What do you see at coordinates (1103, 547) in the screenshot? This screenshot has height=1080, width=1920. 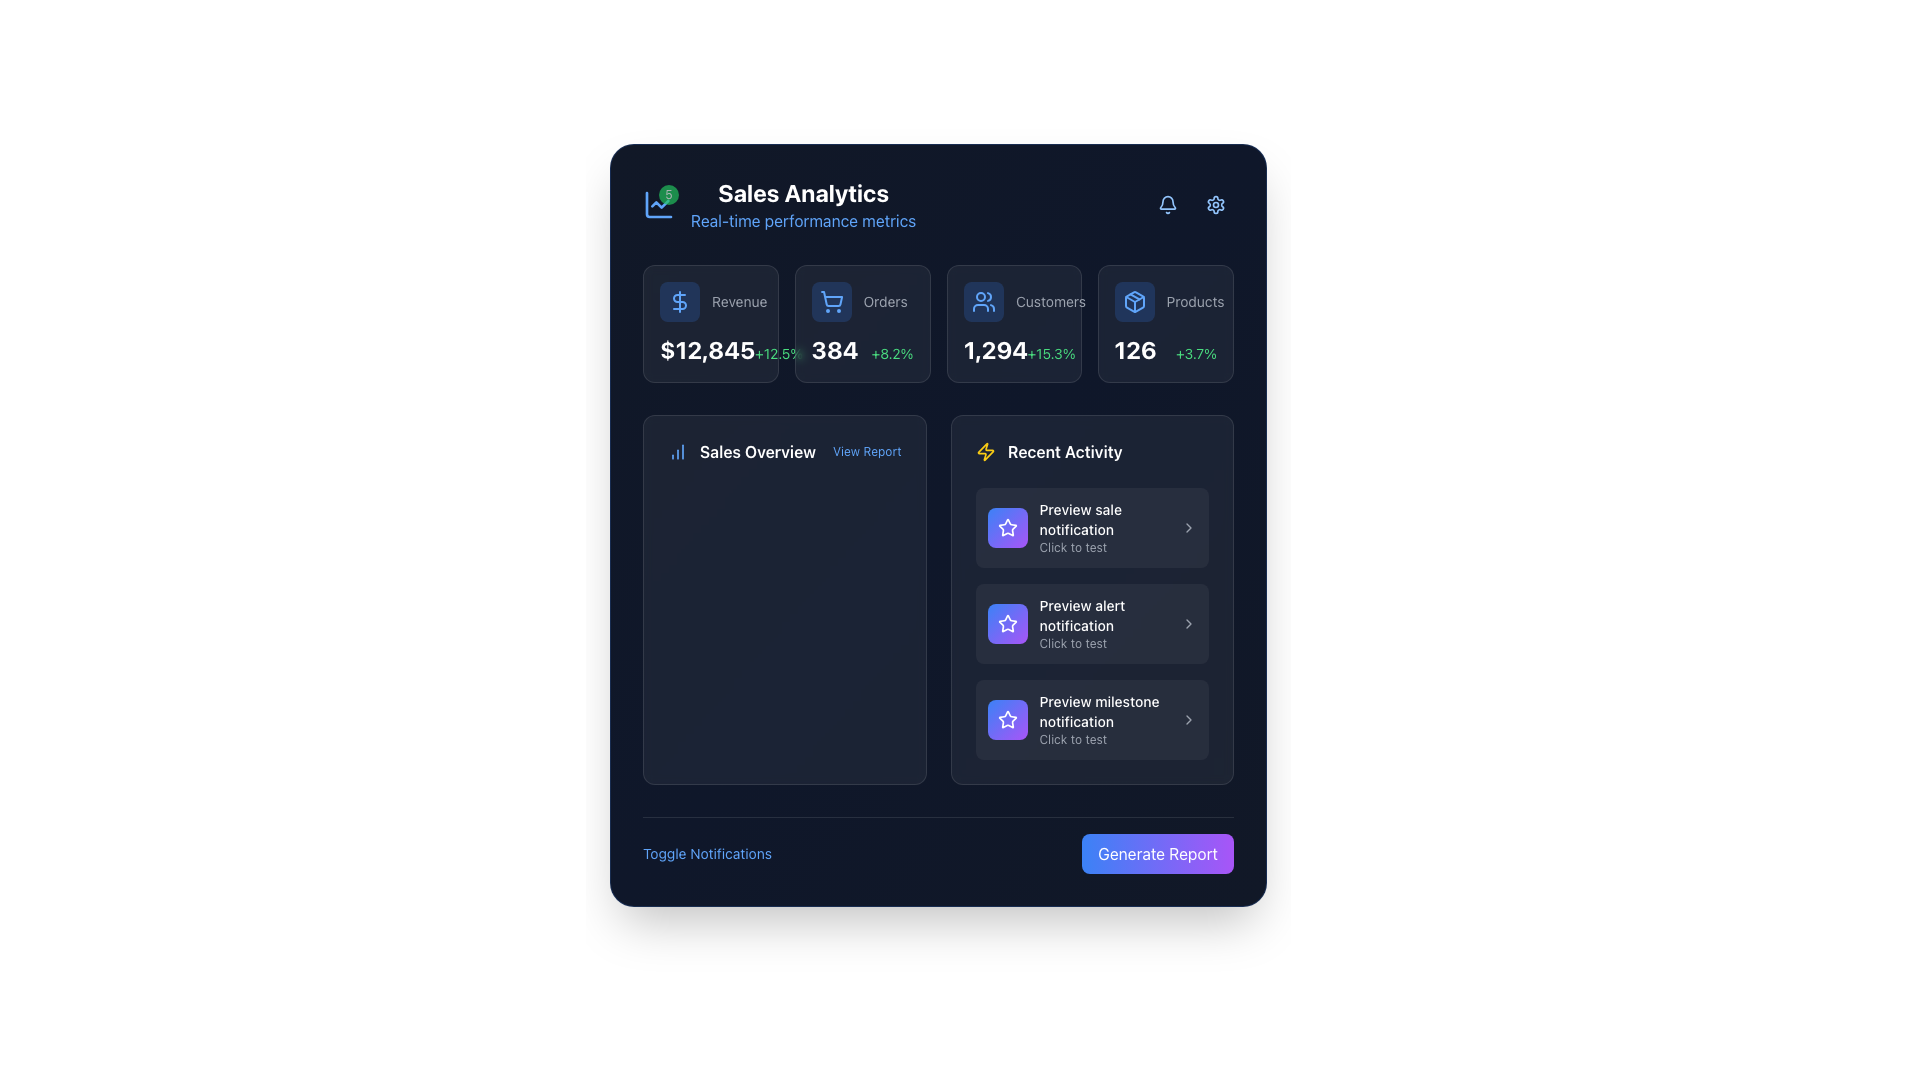 I see `the text label providing supplemental information for the 'Preview sale notification' entry located in the 'Recent Activity' section` at bounding box center [1103, 547].